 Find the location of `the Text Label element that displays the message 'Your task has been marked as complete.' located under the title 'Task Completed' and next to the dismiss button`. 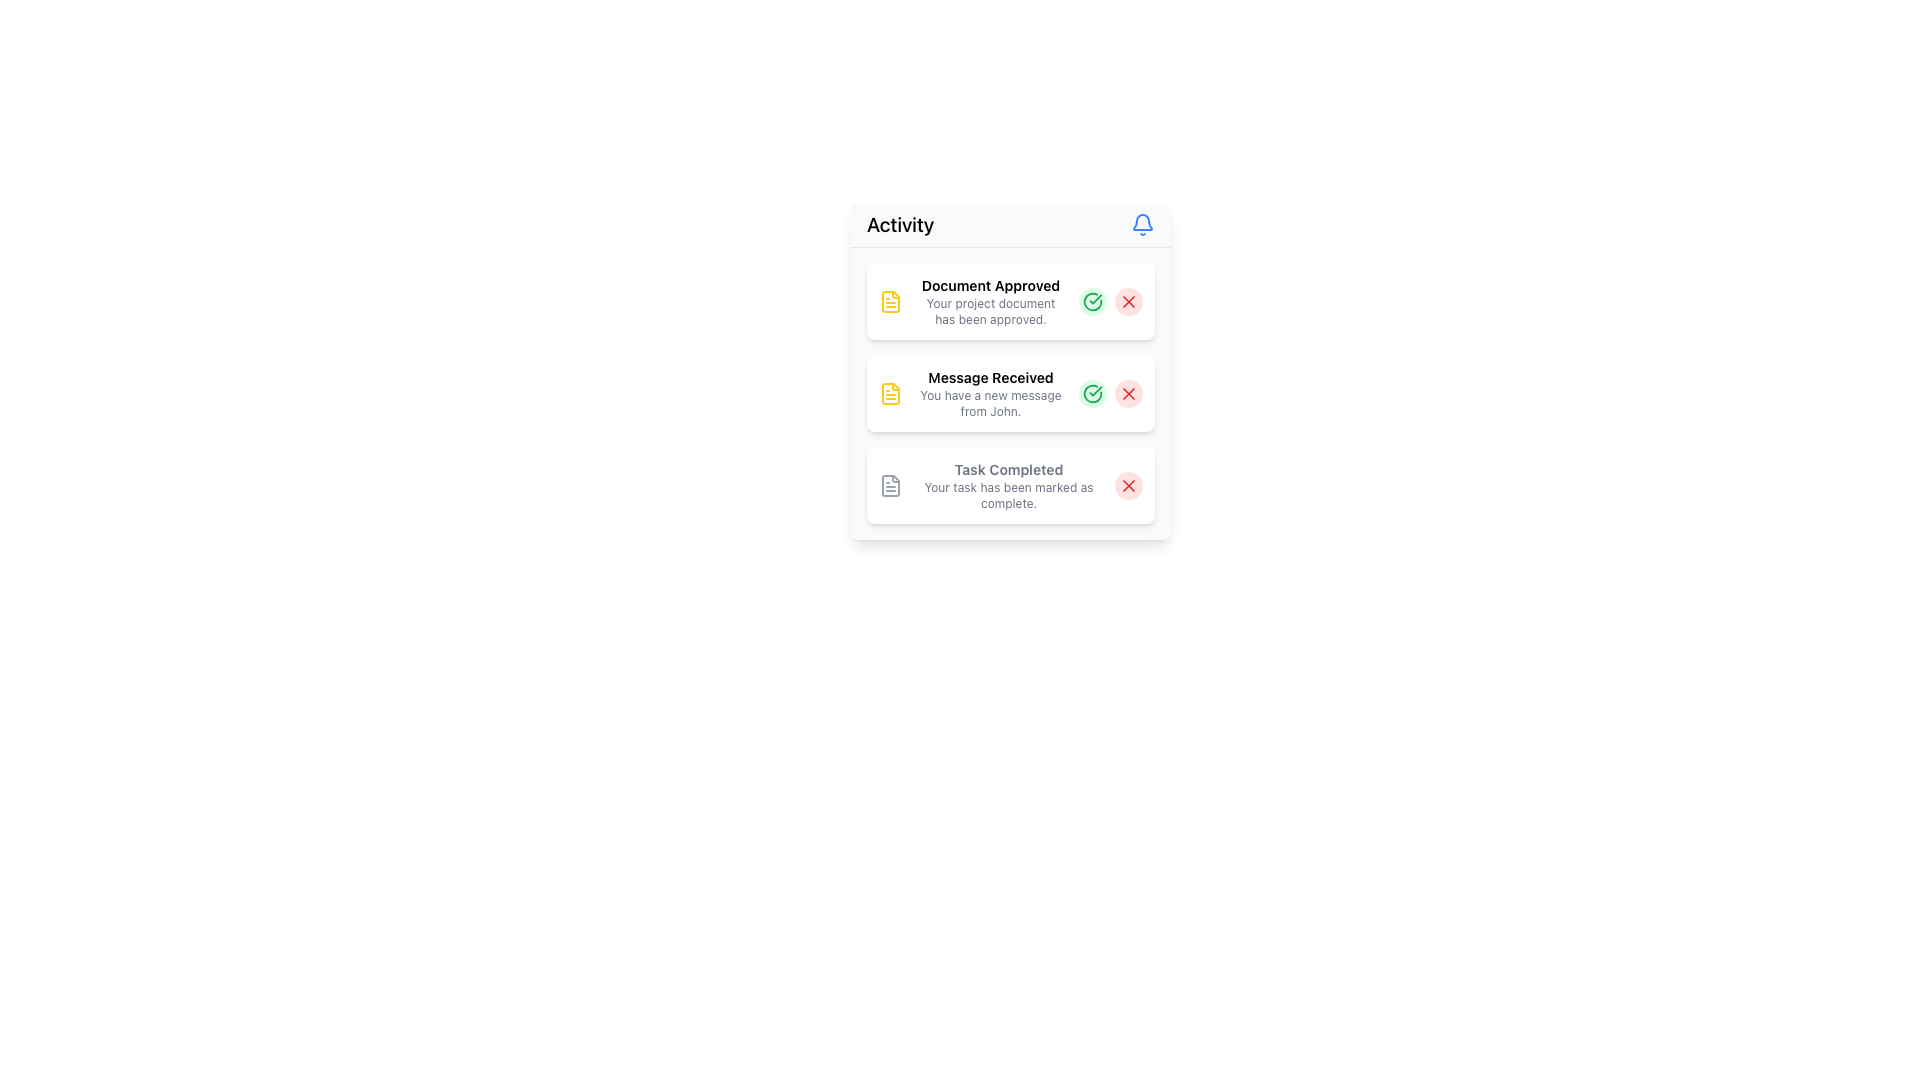

the Text Label element that displays the message 'Your task has been marked as complete.' located under the title 'Task Completed' and next to the dismiss button is located at coordinates (1008, 495).